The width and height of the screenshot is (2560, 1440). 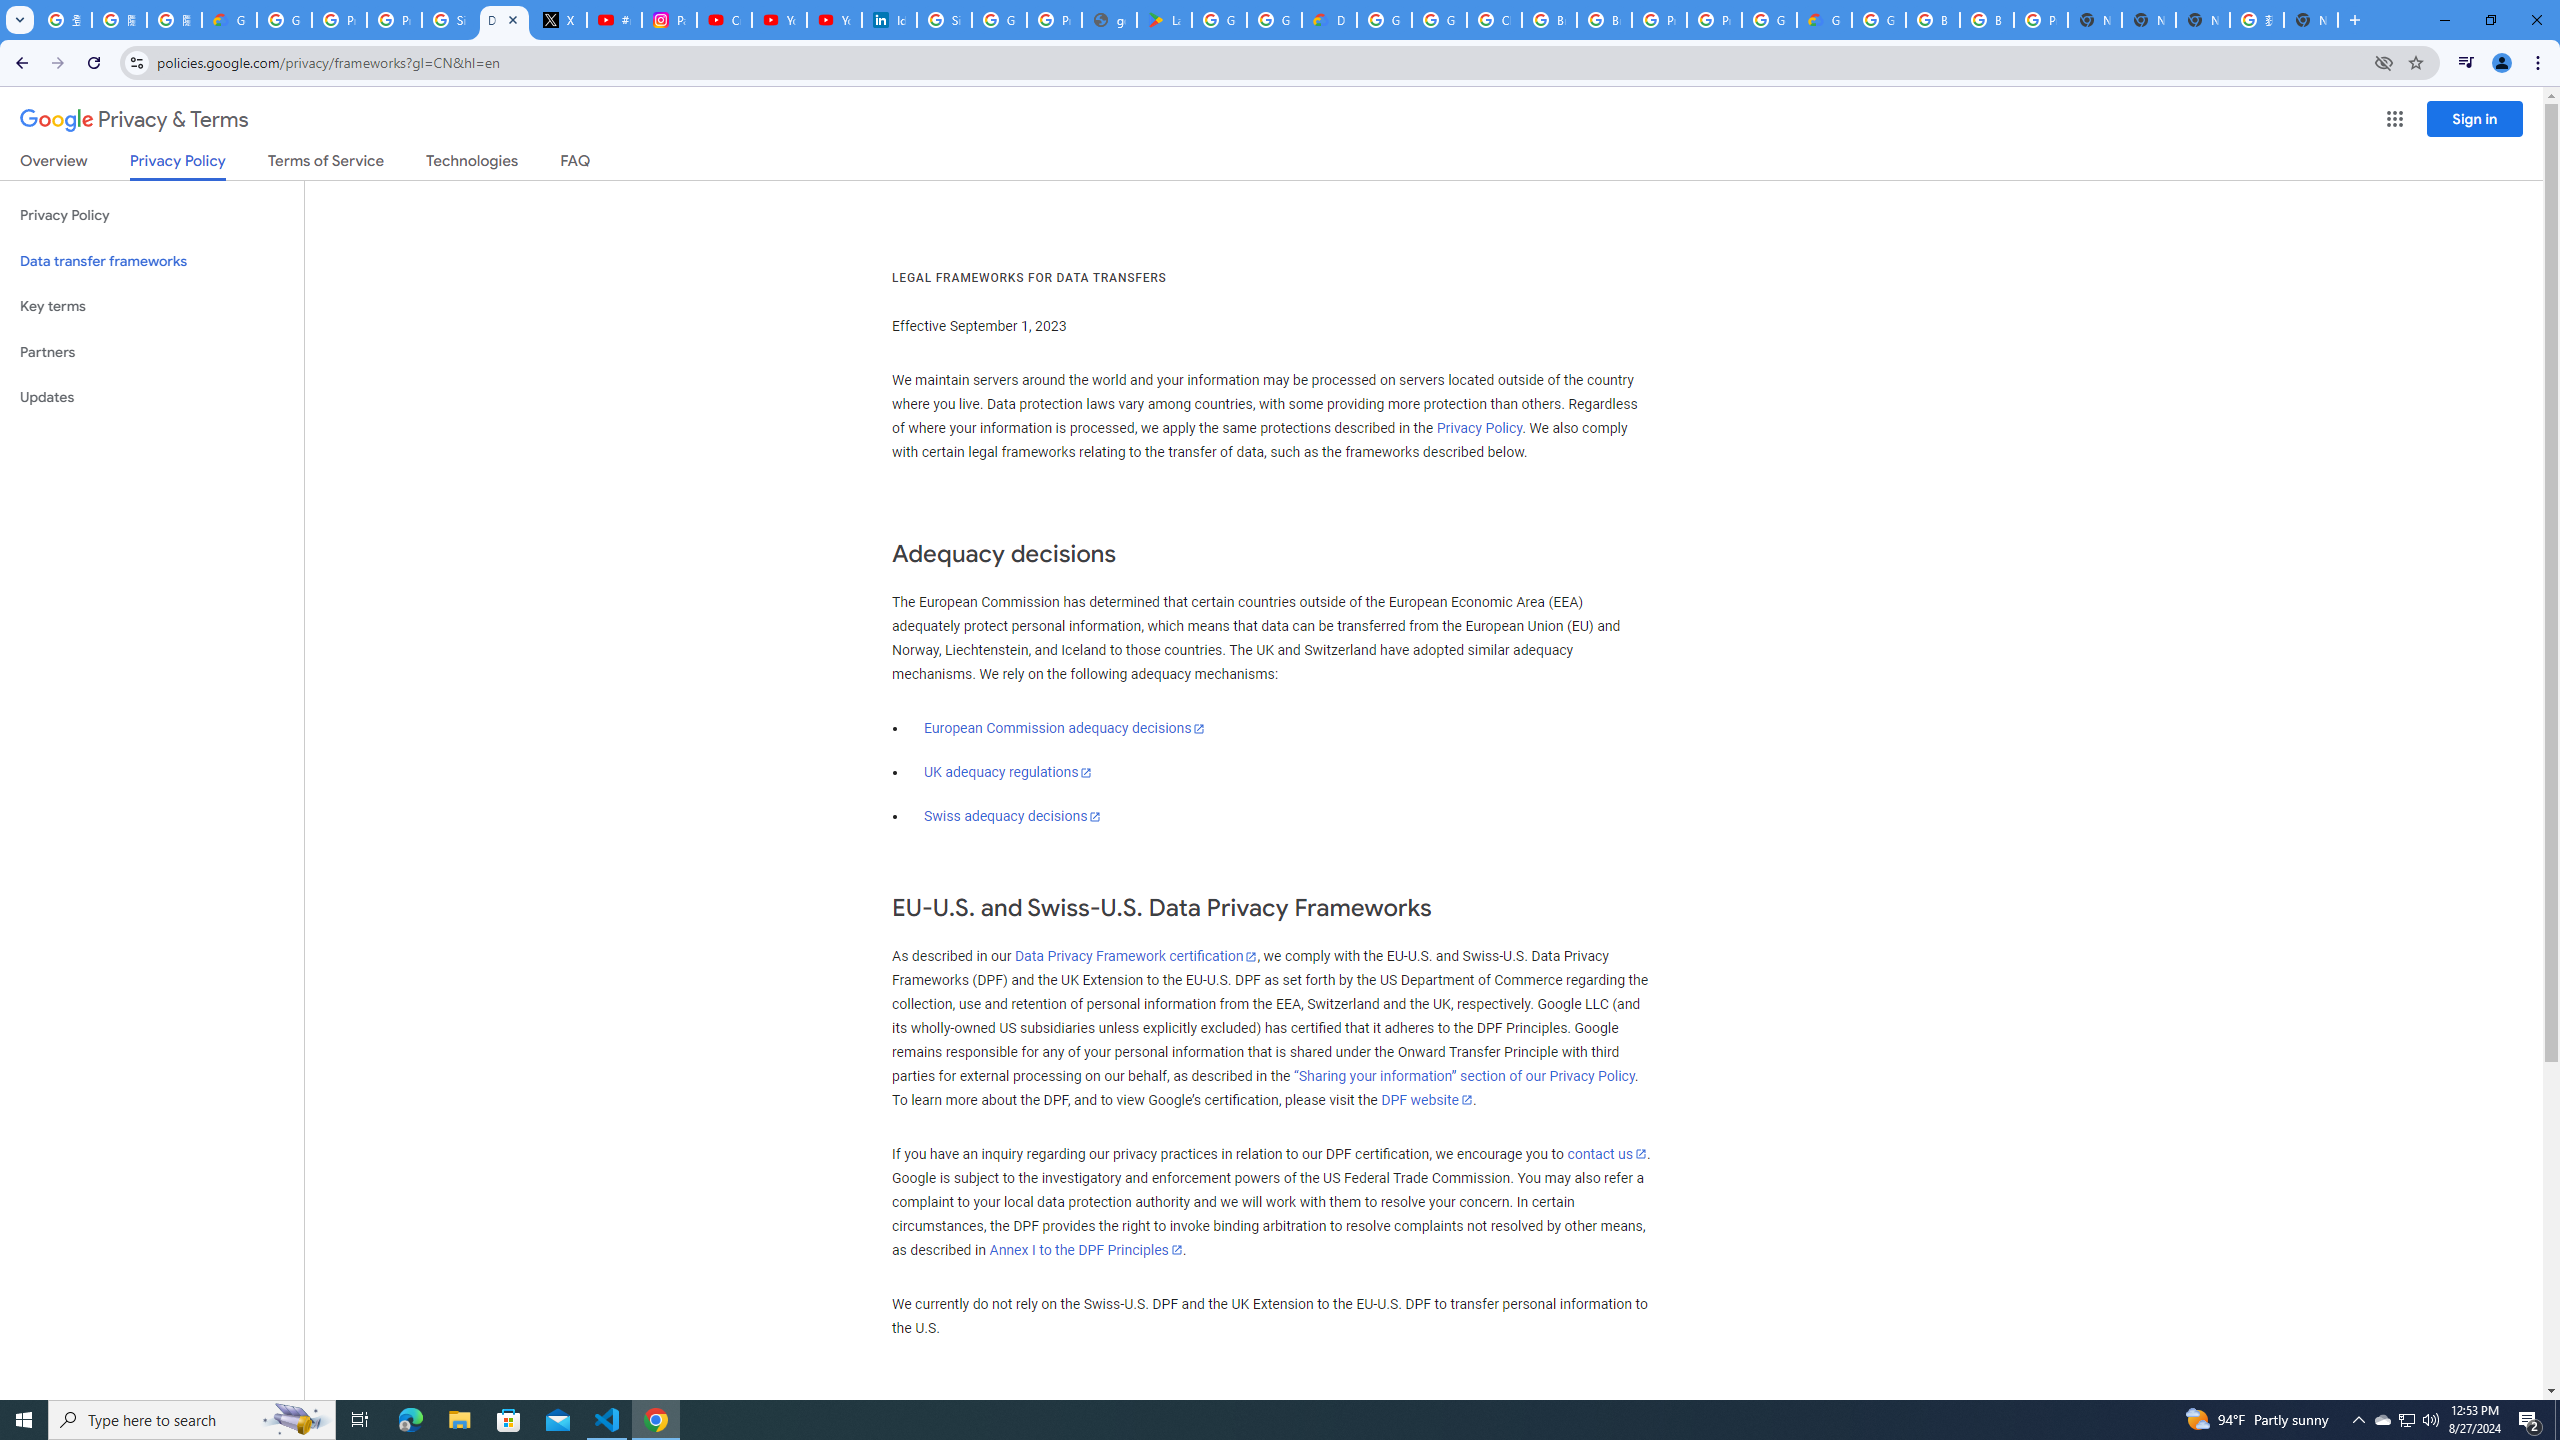 I want to click on 'Privacy Help Center - Policies Help', so click(x=338, y=19).